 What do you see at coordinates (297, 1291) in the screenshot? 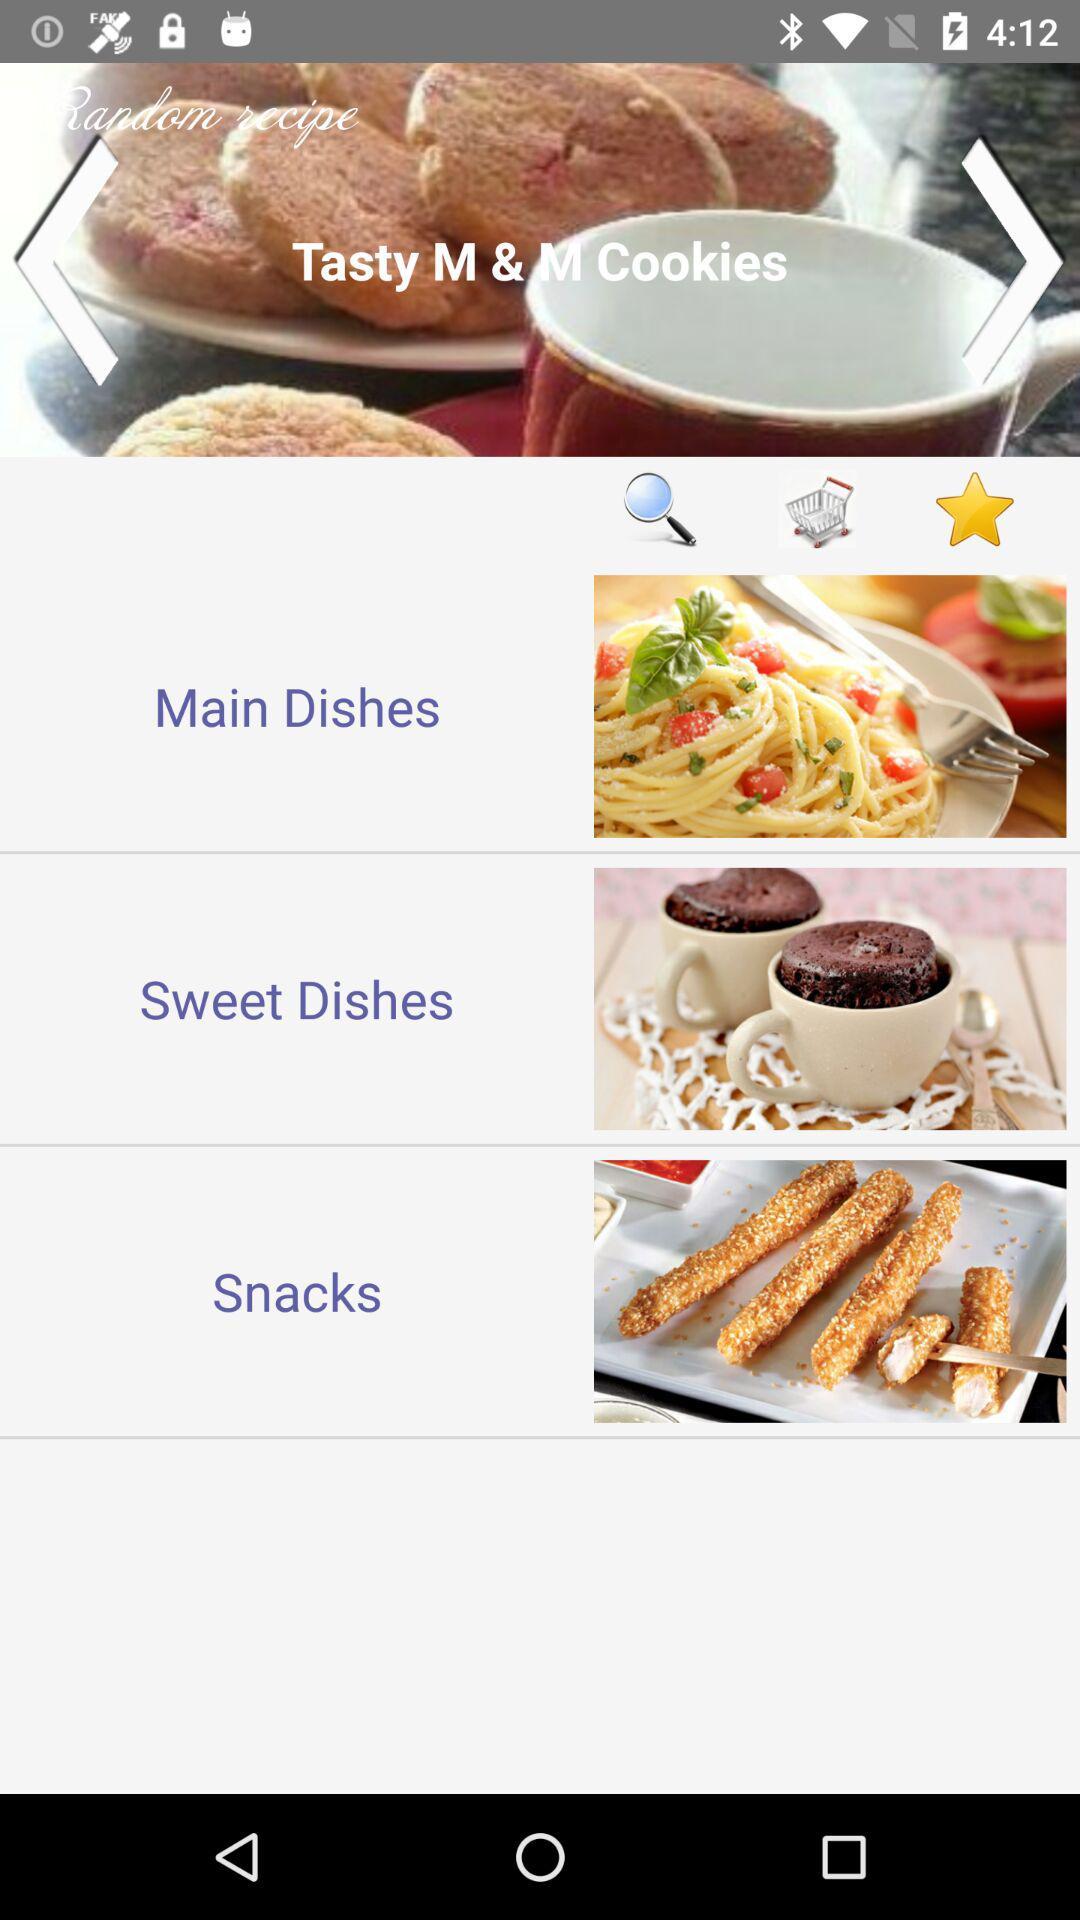
I see `the snacks` at bounding box center [297, 1291].